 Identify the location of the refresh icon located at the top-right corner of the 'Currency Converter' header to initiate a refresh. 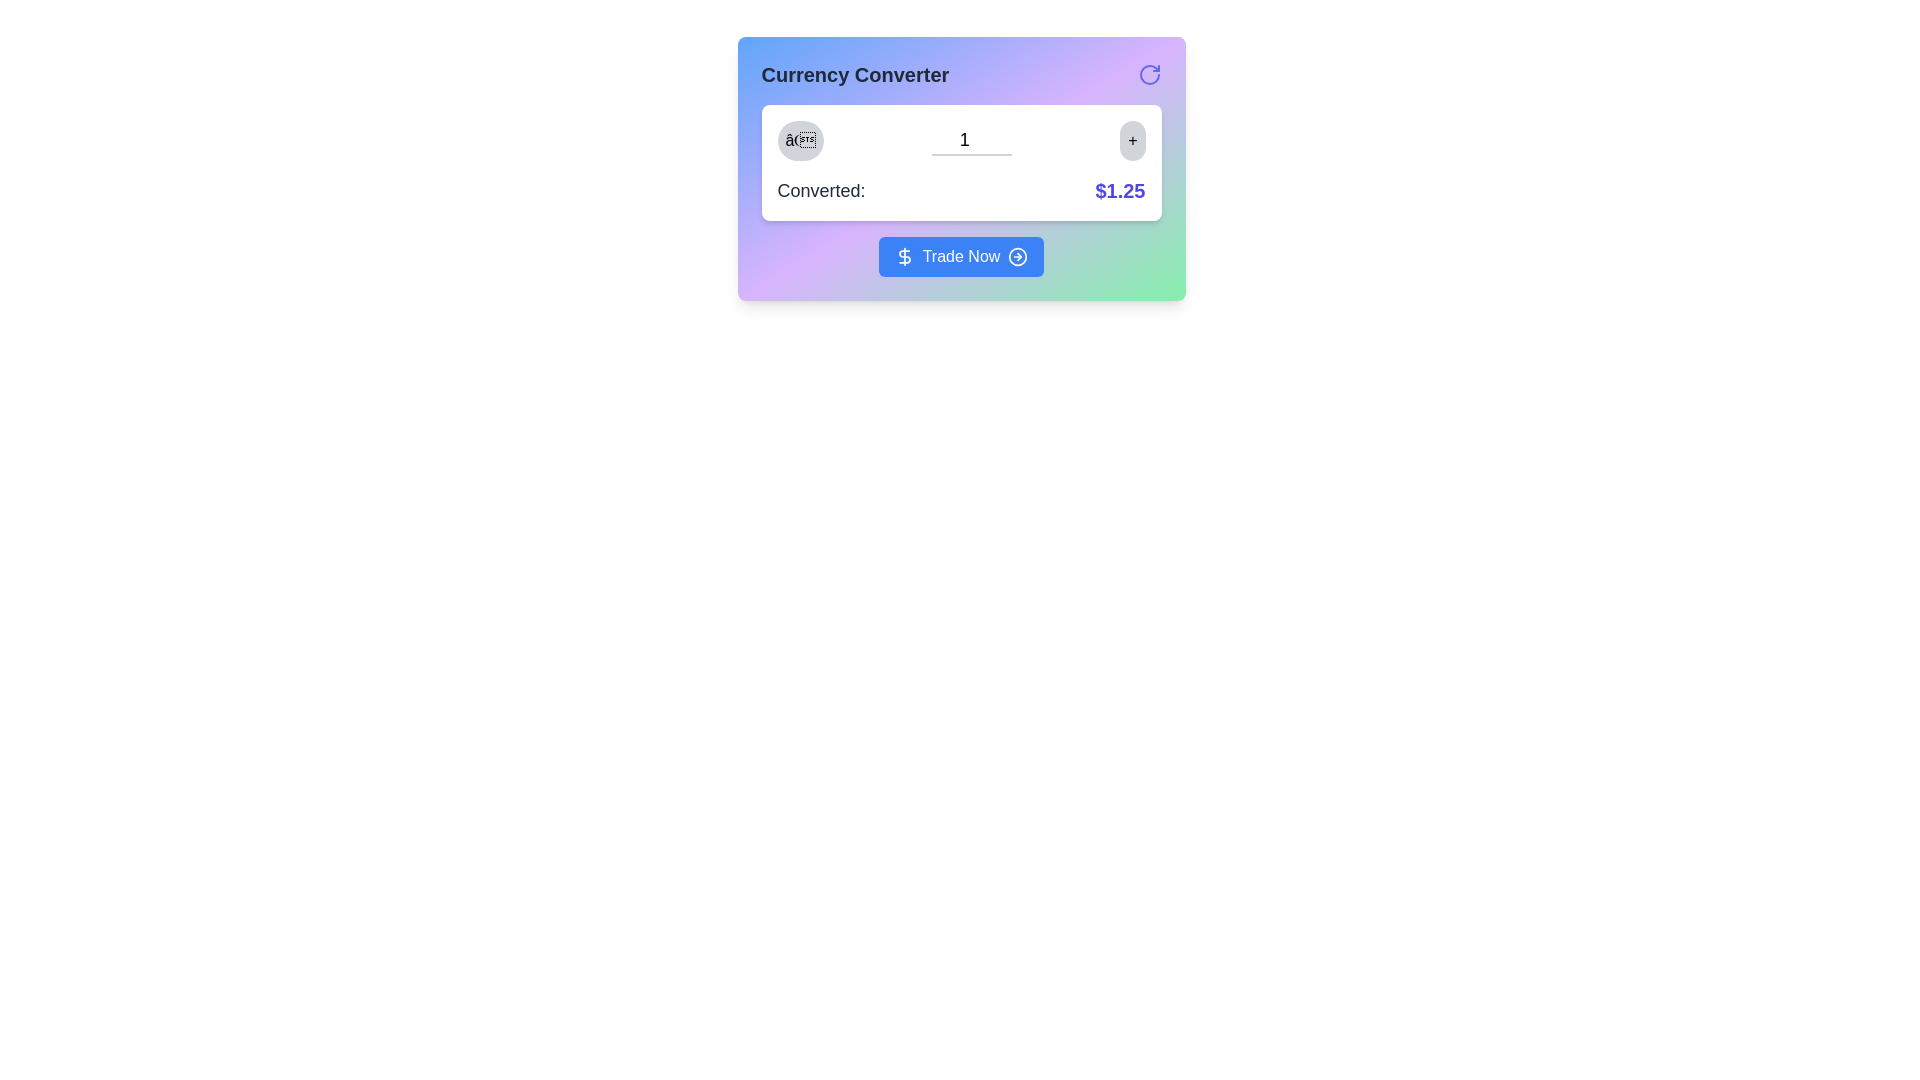
(1149, 73).